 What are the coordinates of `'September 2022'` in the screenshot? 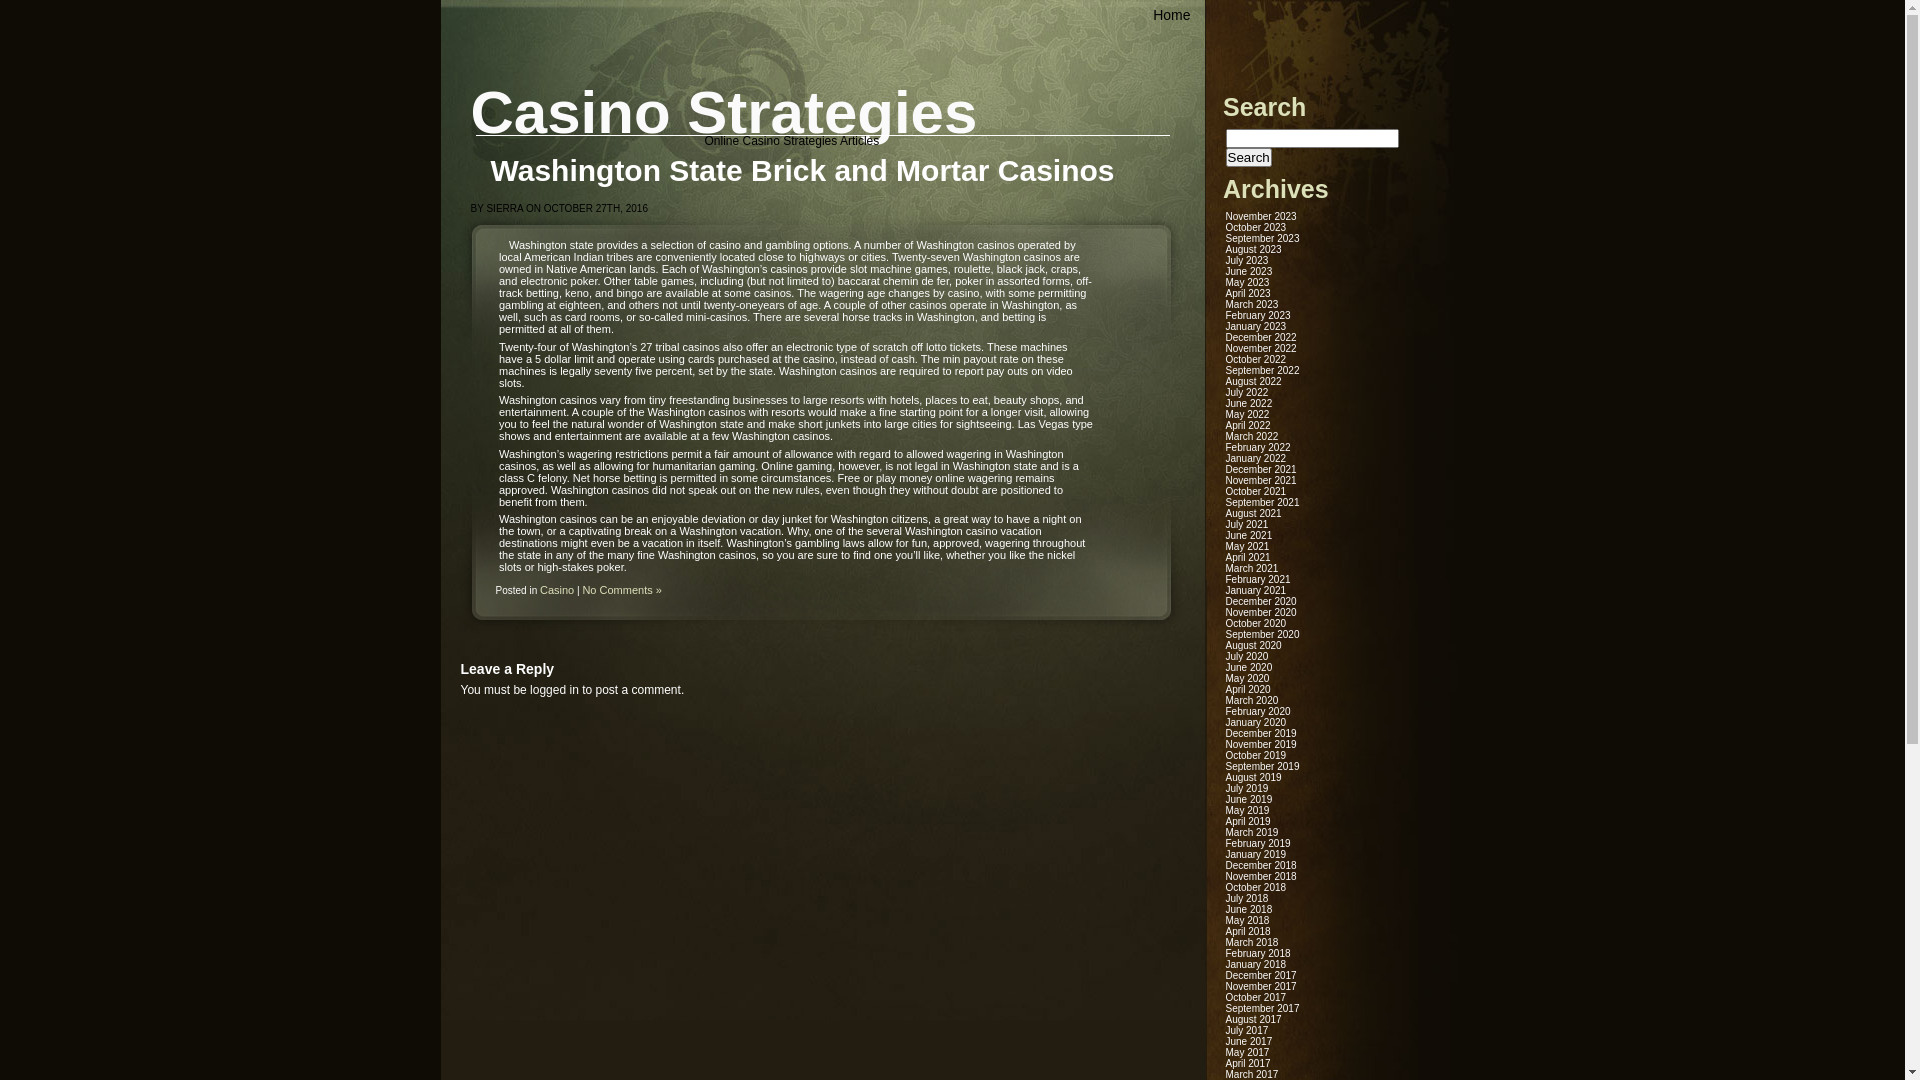 It's located at (1261, 370).